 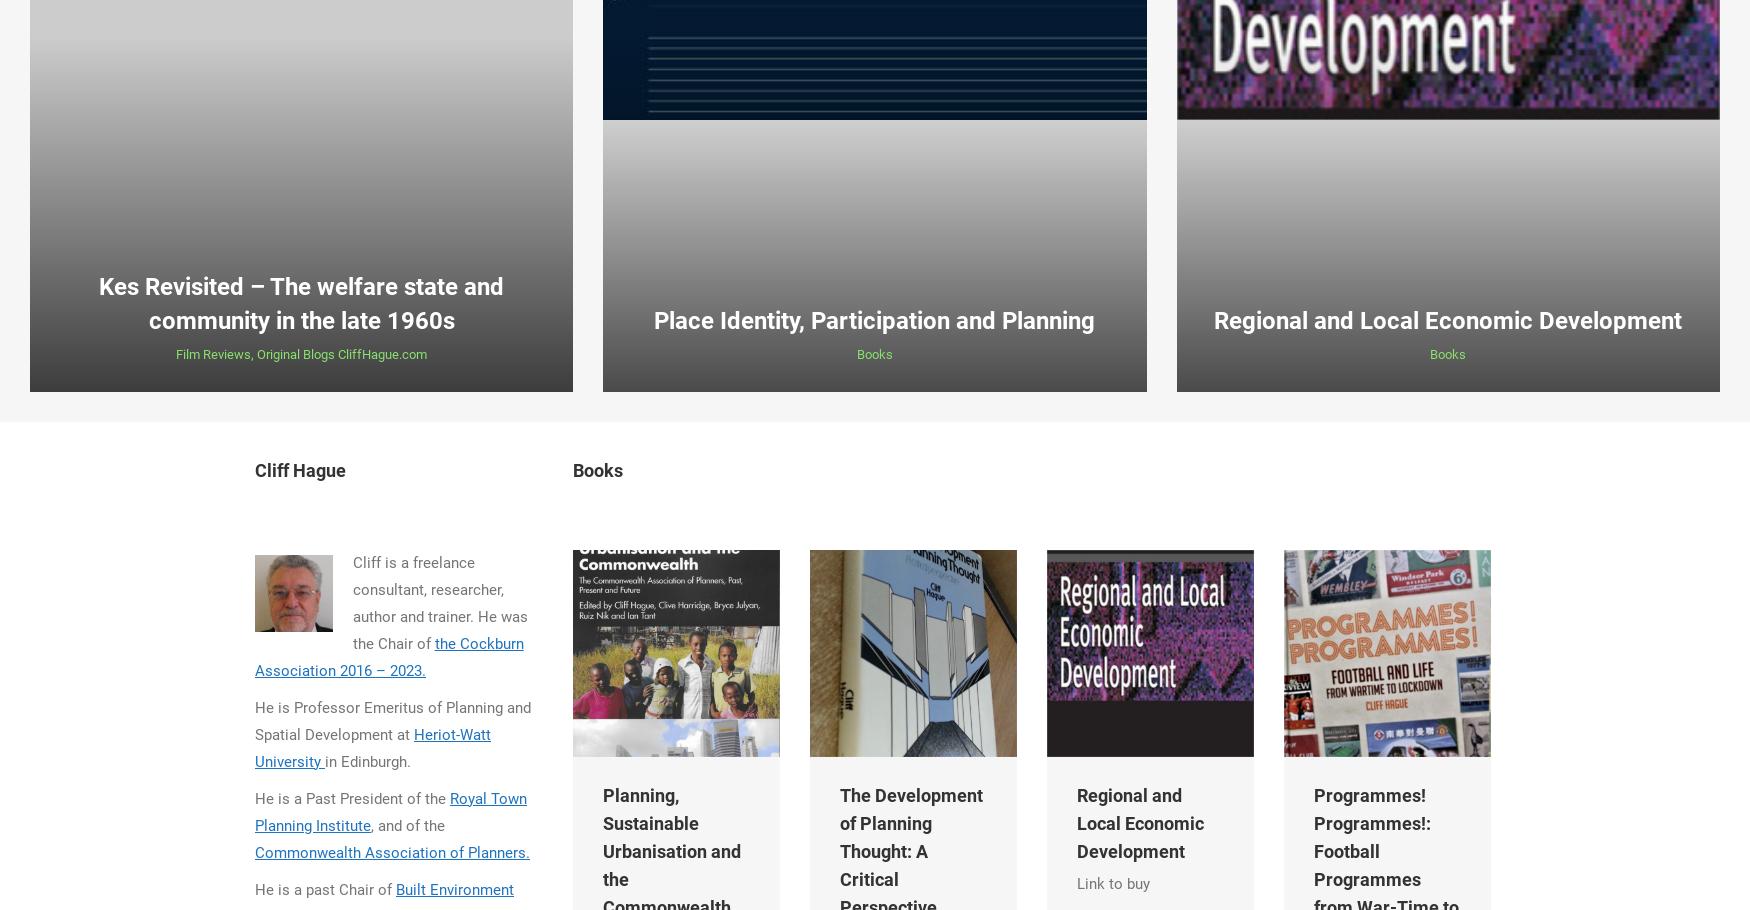 What do you see at coordinates (388, 655) in the screenshot?
I see `'the Cockburn Association 2016 – 2023.'` at bounding box center [388, 655].